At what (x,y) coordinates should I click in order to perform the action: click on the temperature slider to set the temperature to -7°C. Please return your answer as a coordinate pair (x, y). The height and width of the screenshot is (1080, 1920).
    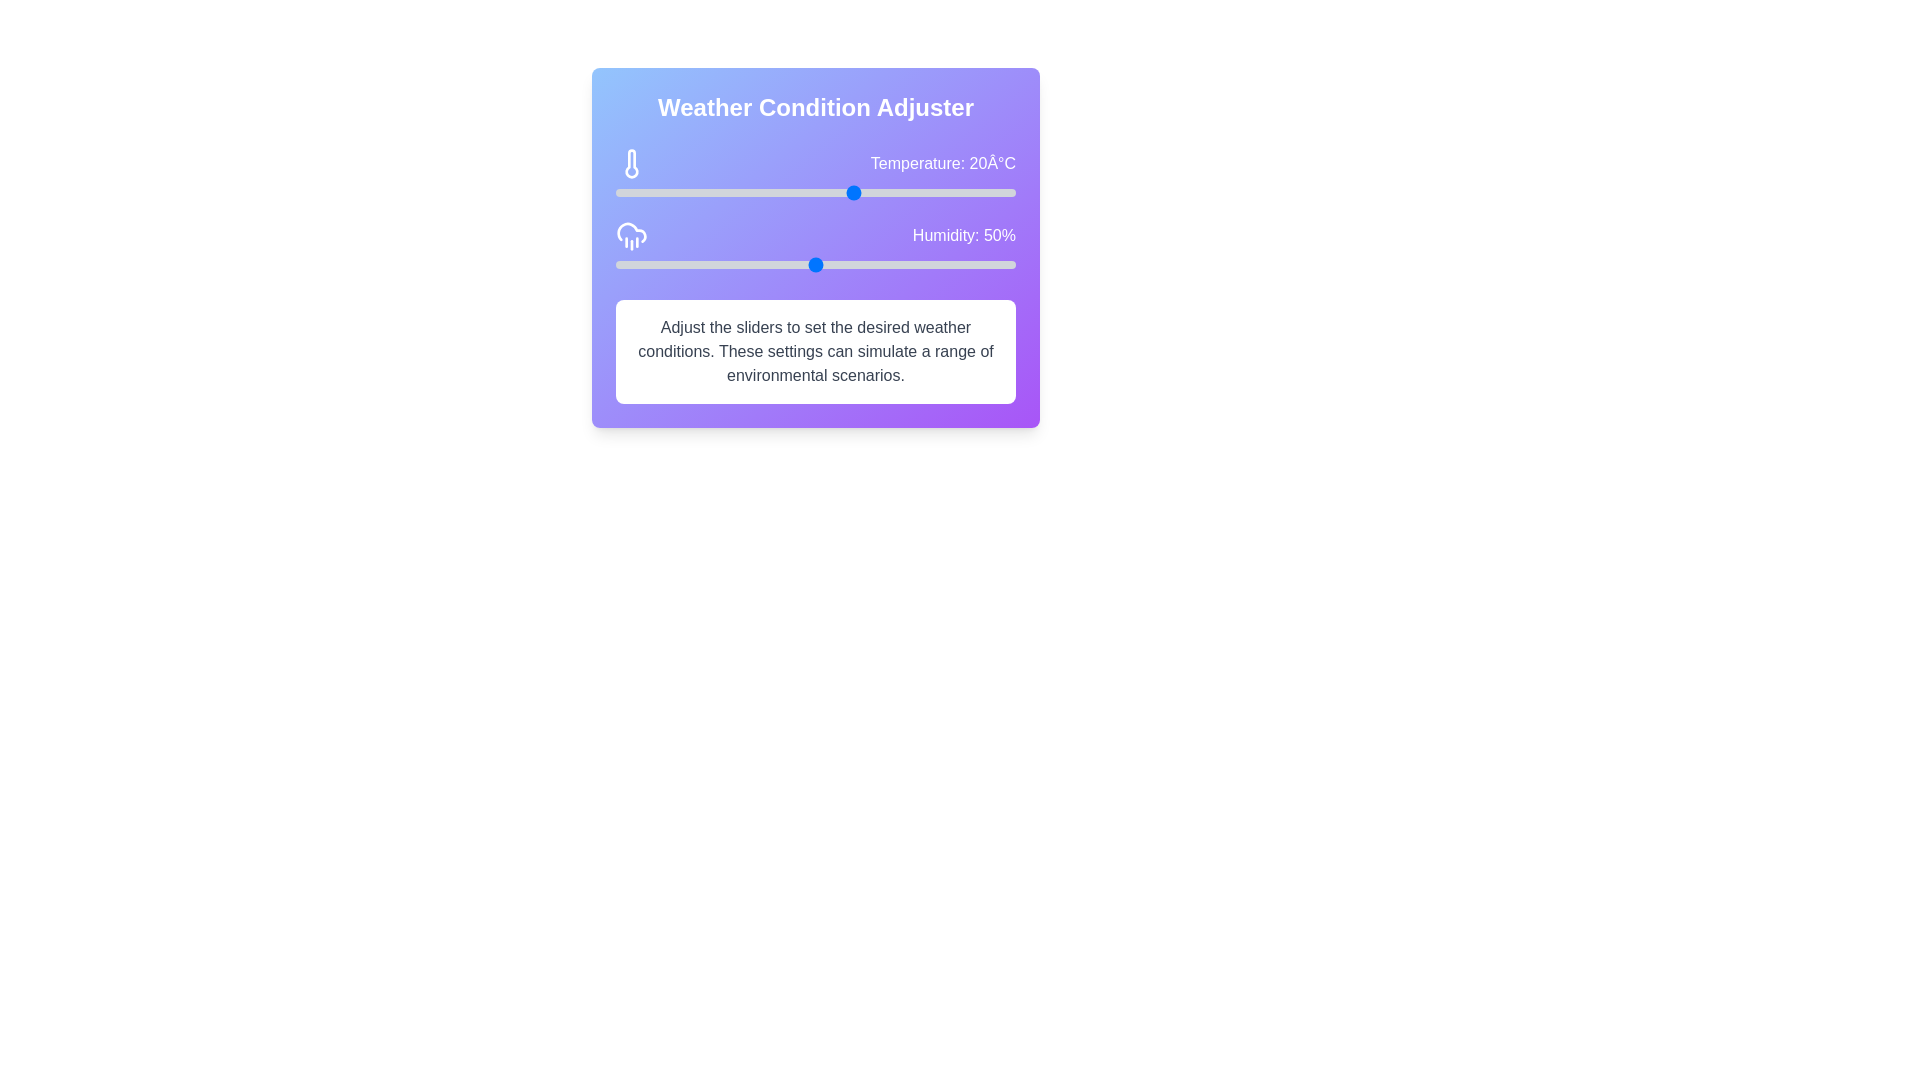
    Looking at the image, I should click on (638, 192).